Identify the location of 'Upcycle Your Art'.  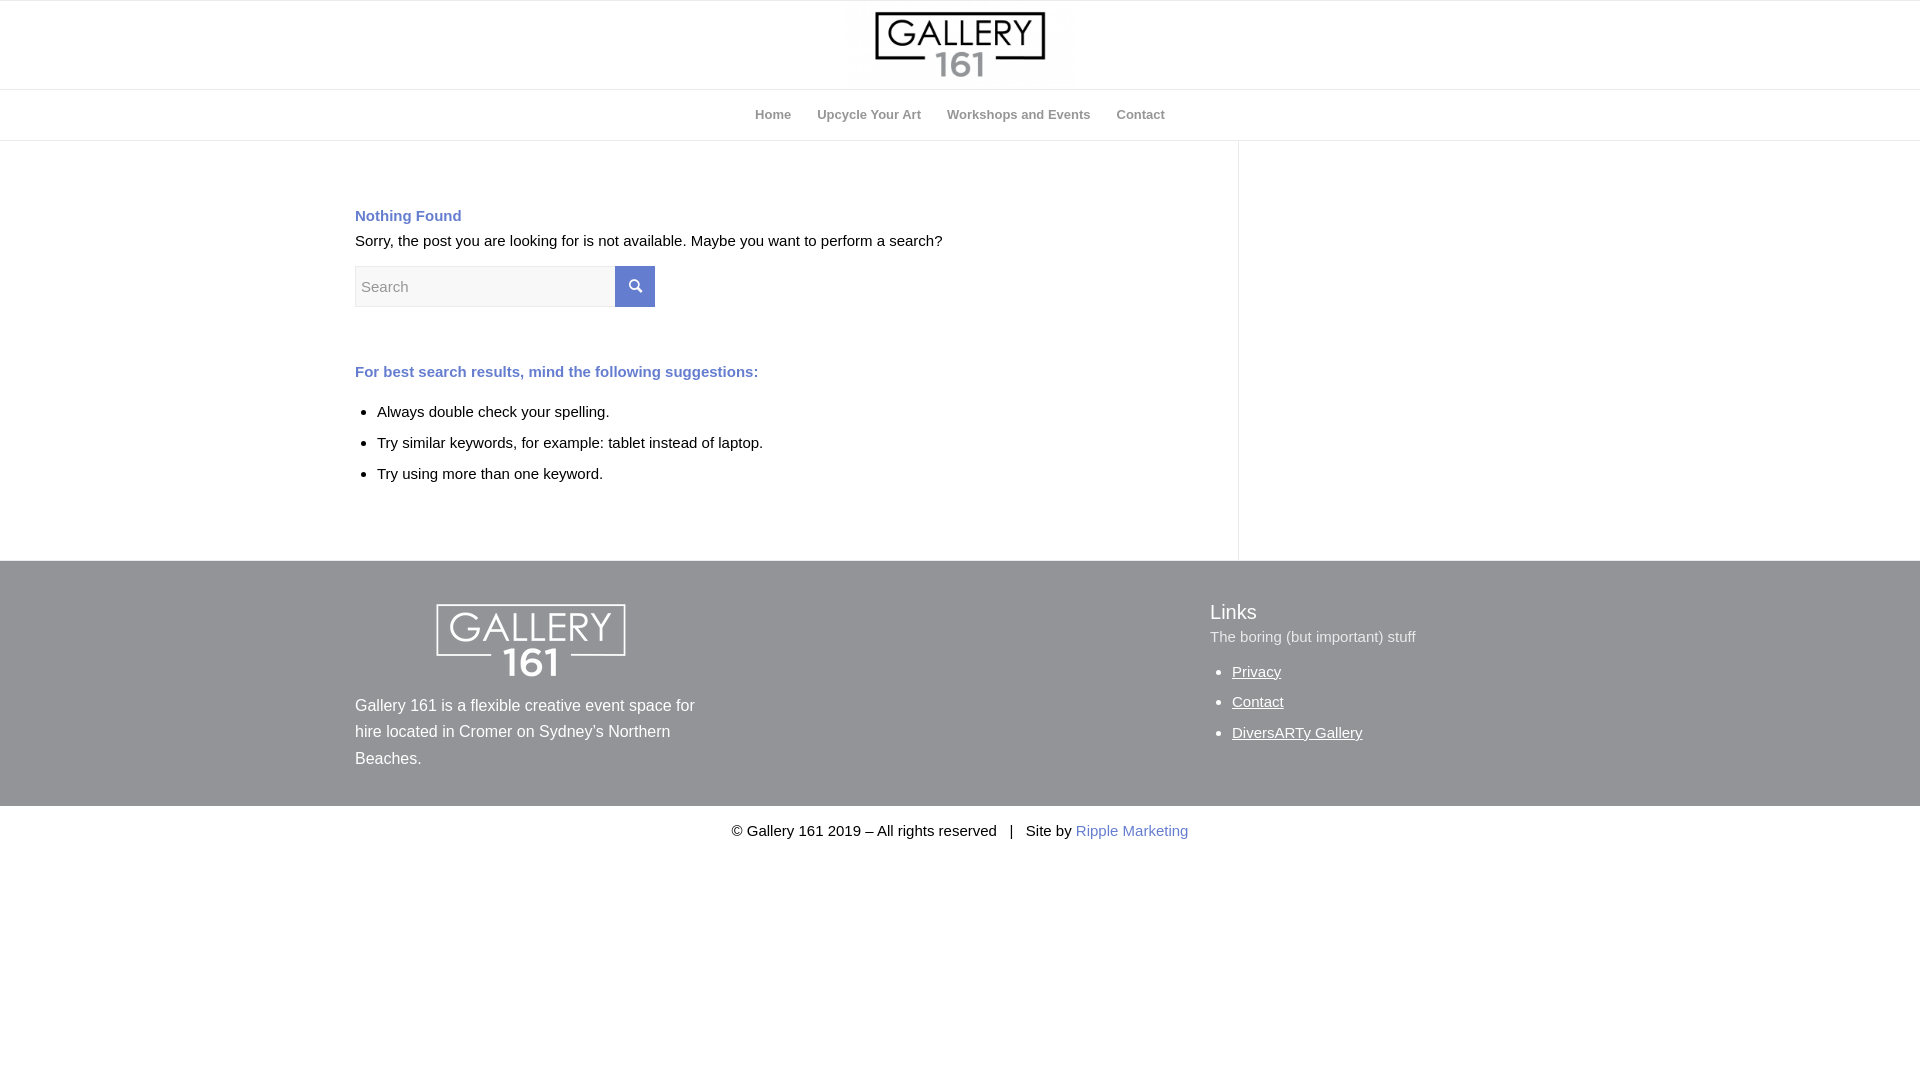
(868, 115).